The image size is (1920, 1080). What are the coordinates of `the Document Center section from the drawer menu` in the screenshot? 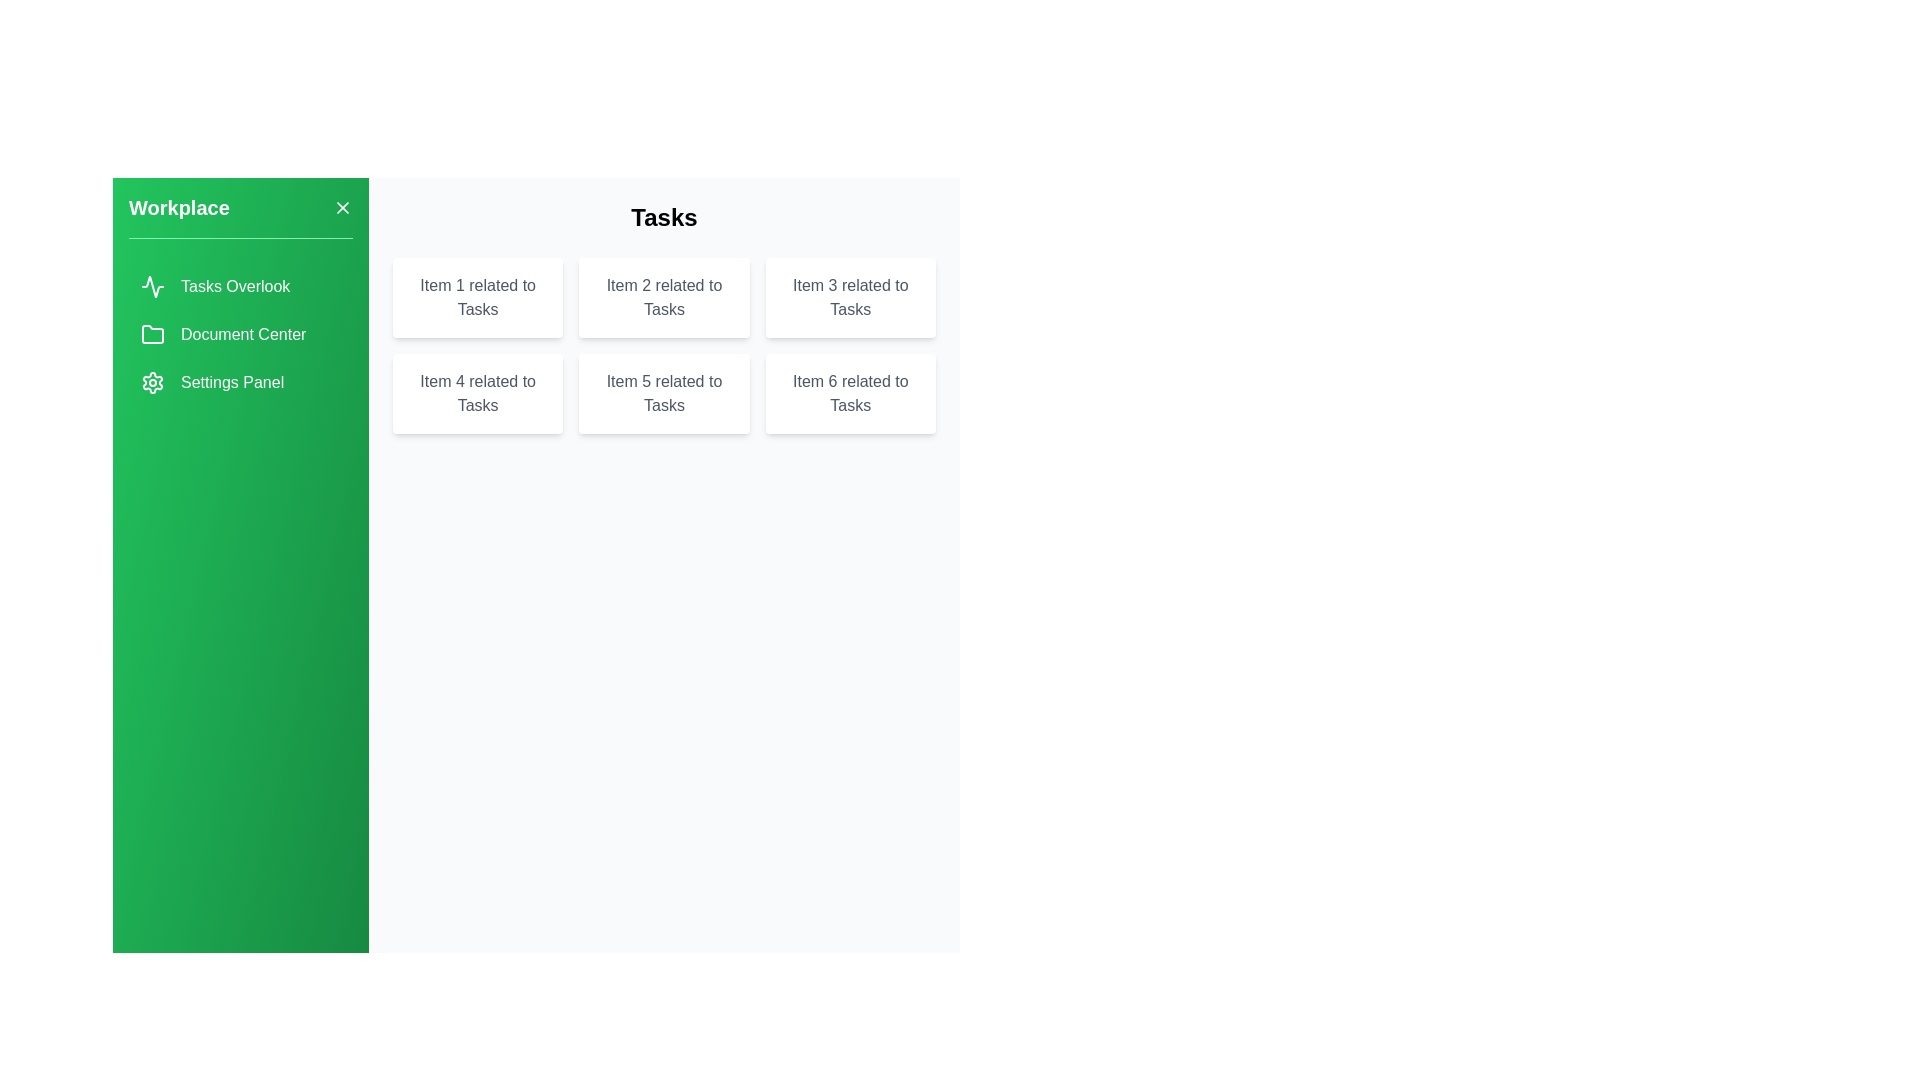 It's located at (240, 334).